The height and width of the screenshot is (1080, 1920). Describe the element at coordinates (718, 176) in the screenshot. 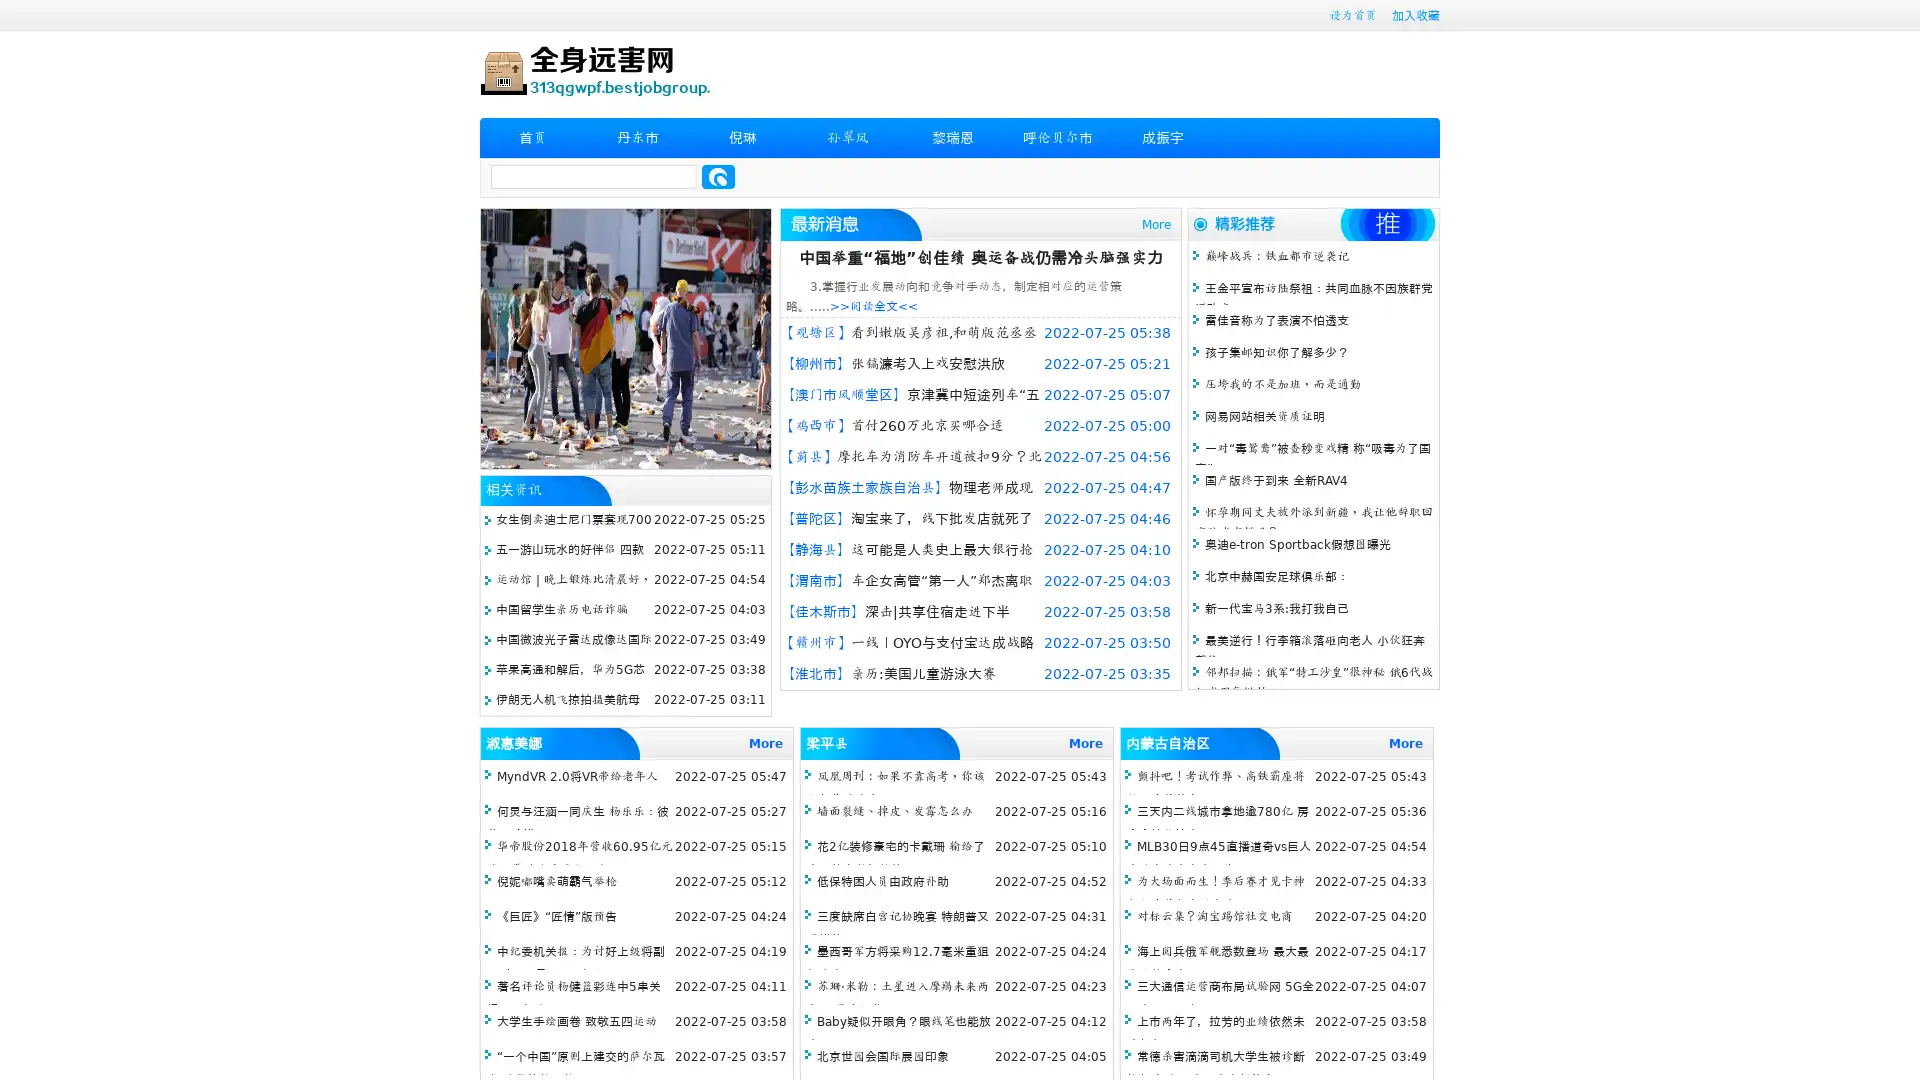

I see `Search` at that location.